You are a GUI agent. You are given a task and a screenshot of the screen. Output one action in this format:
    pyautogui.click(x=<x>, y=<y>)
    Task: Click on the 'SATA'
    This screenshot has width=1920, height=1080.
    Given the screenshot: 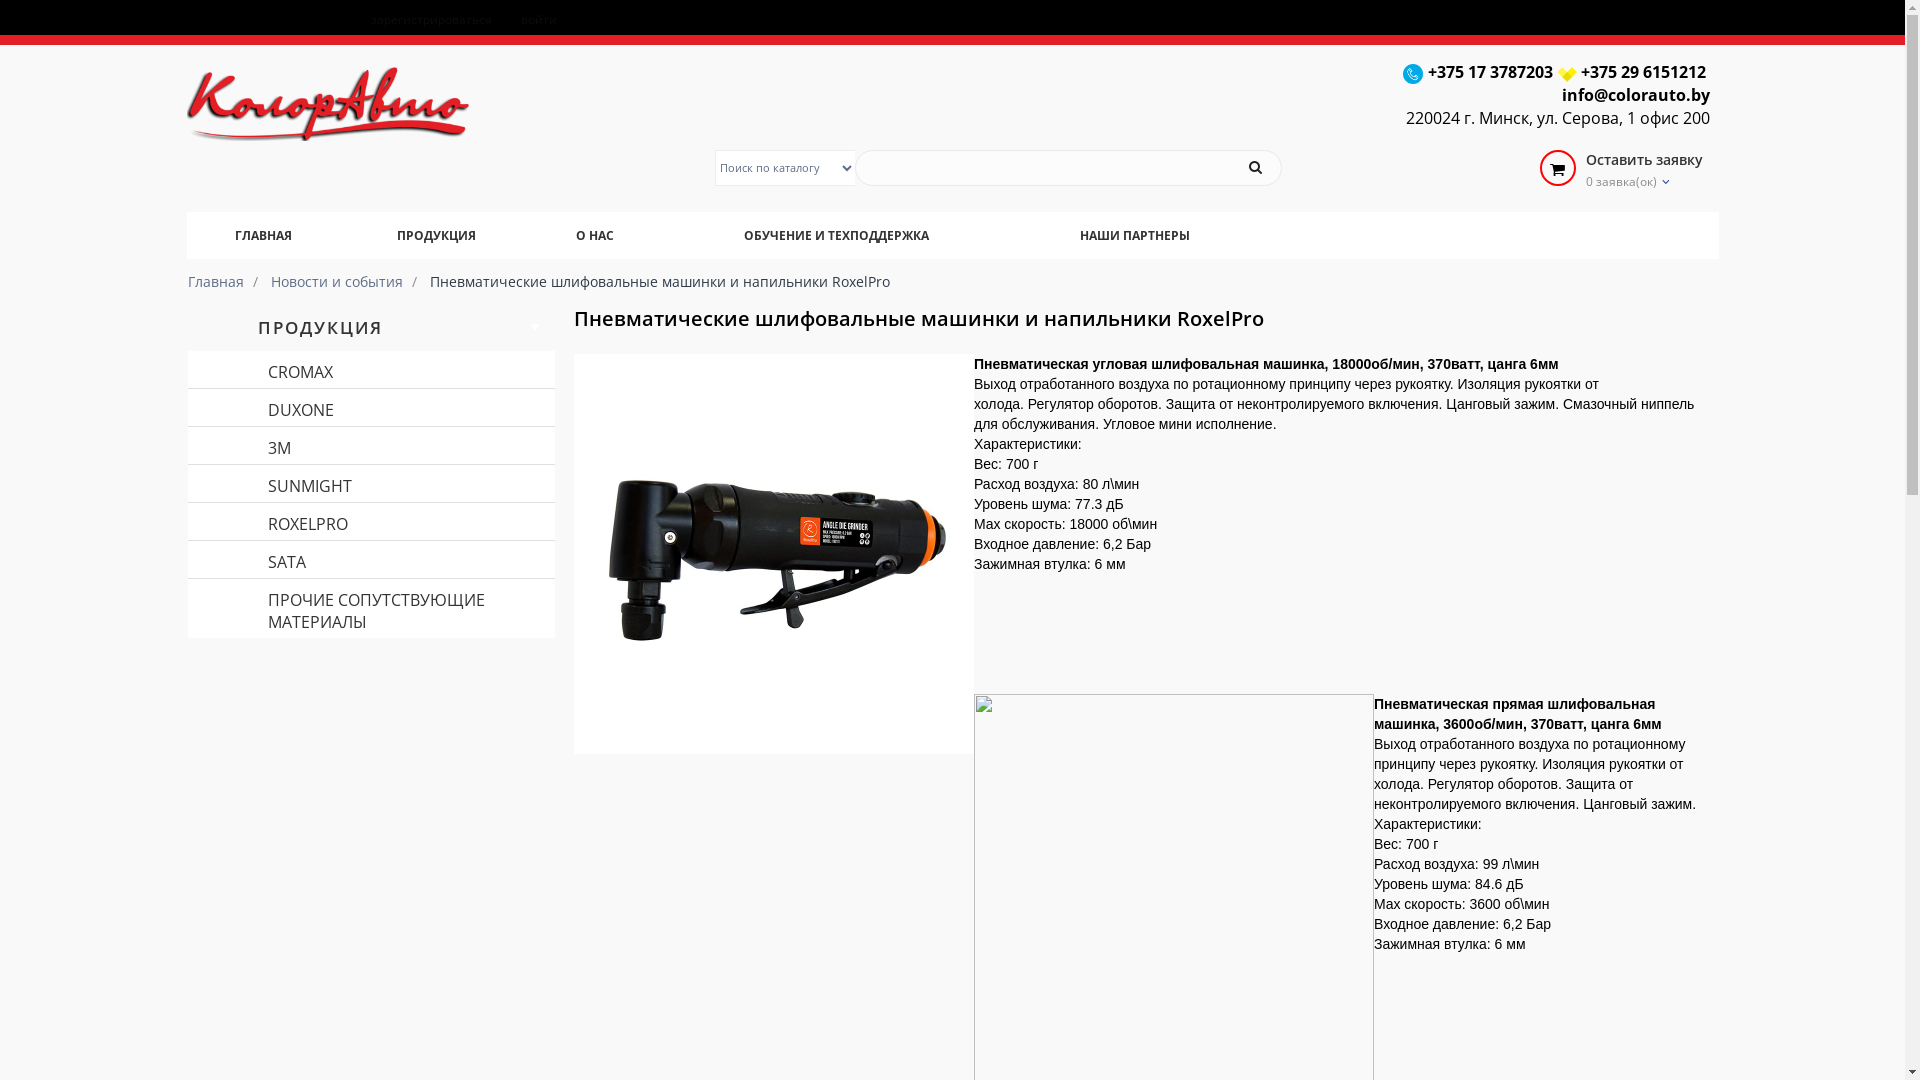 What is the action you would take?
    pyautogui.click(x=372, y=559)
    